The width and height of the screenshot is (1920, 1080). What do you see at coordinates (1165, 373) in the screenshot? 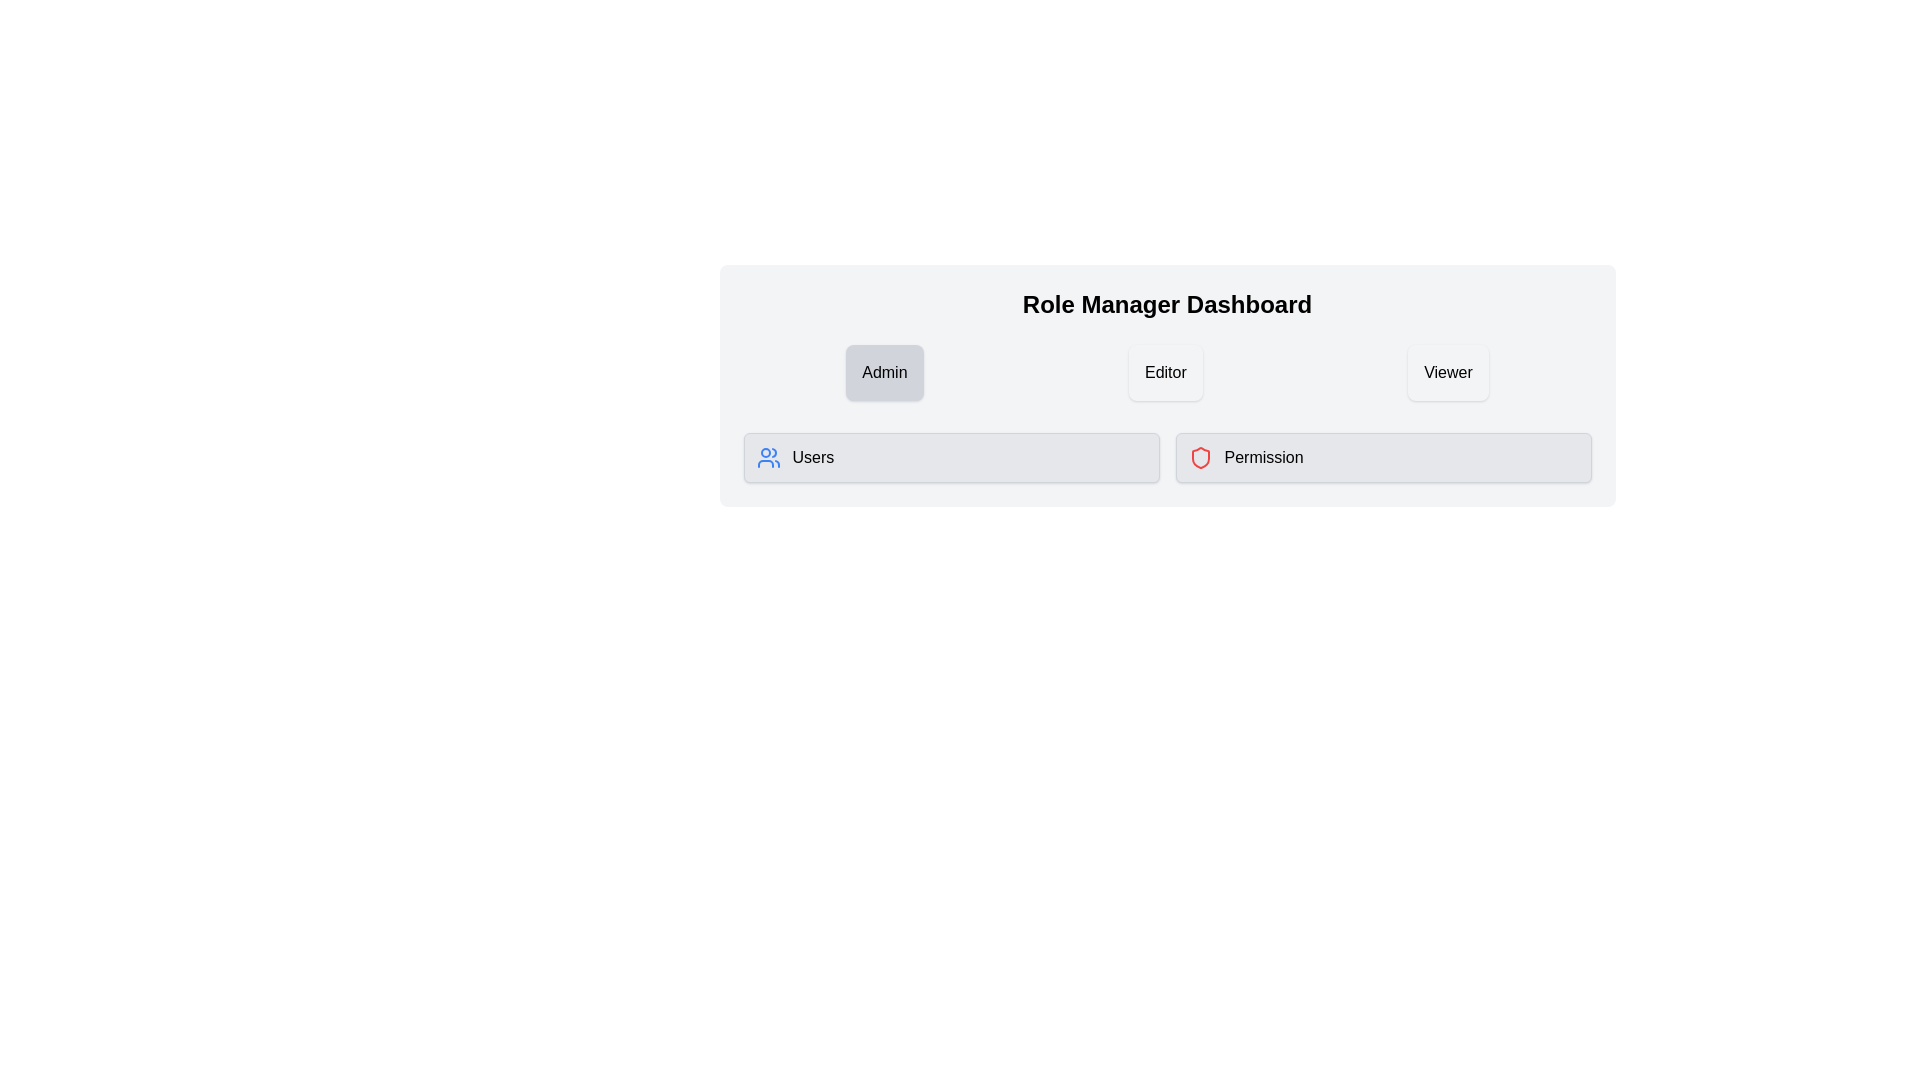
I see `the 'Editor' button, which is the middle rectangular block with rounded corners and a light background` at bounding box center [1165, 373].